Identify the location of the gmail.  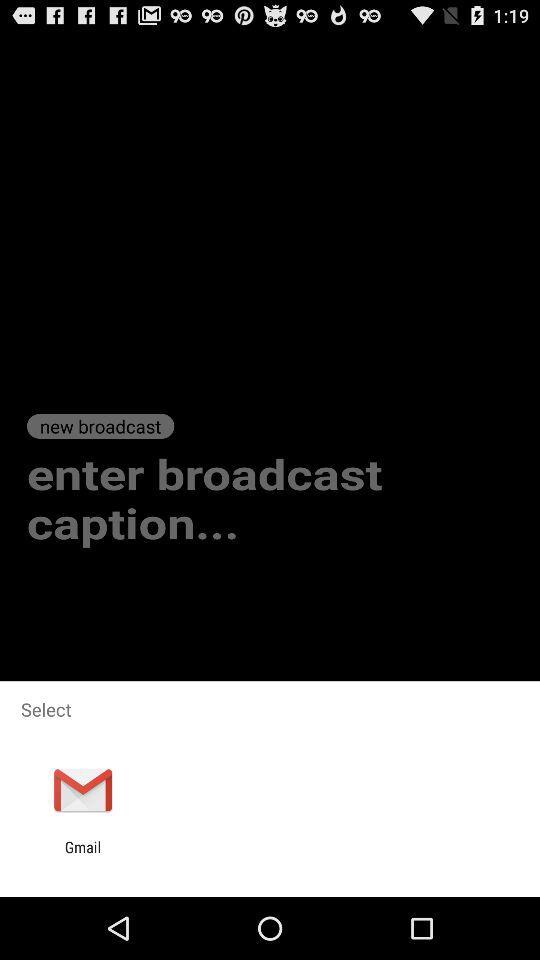
(82, 855).